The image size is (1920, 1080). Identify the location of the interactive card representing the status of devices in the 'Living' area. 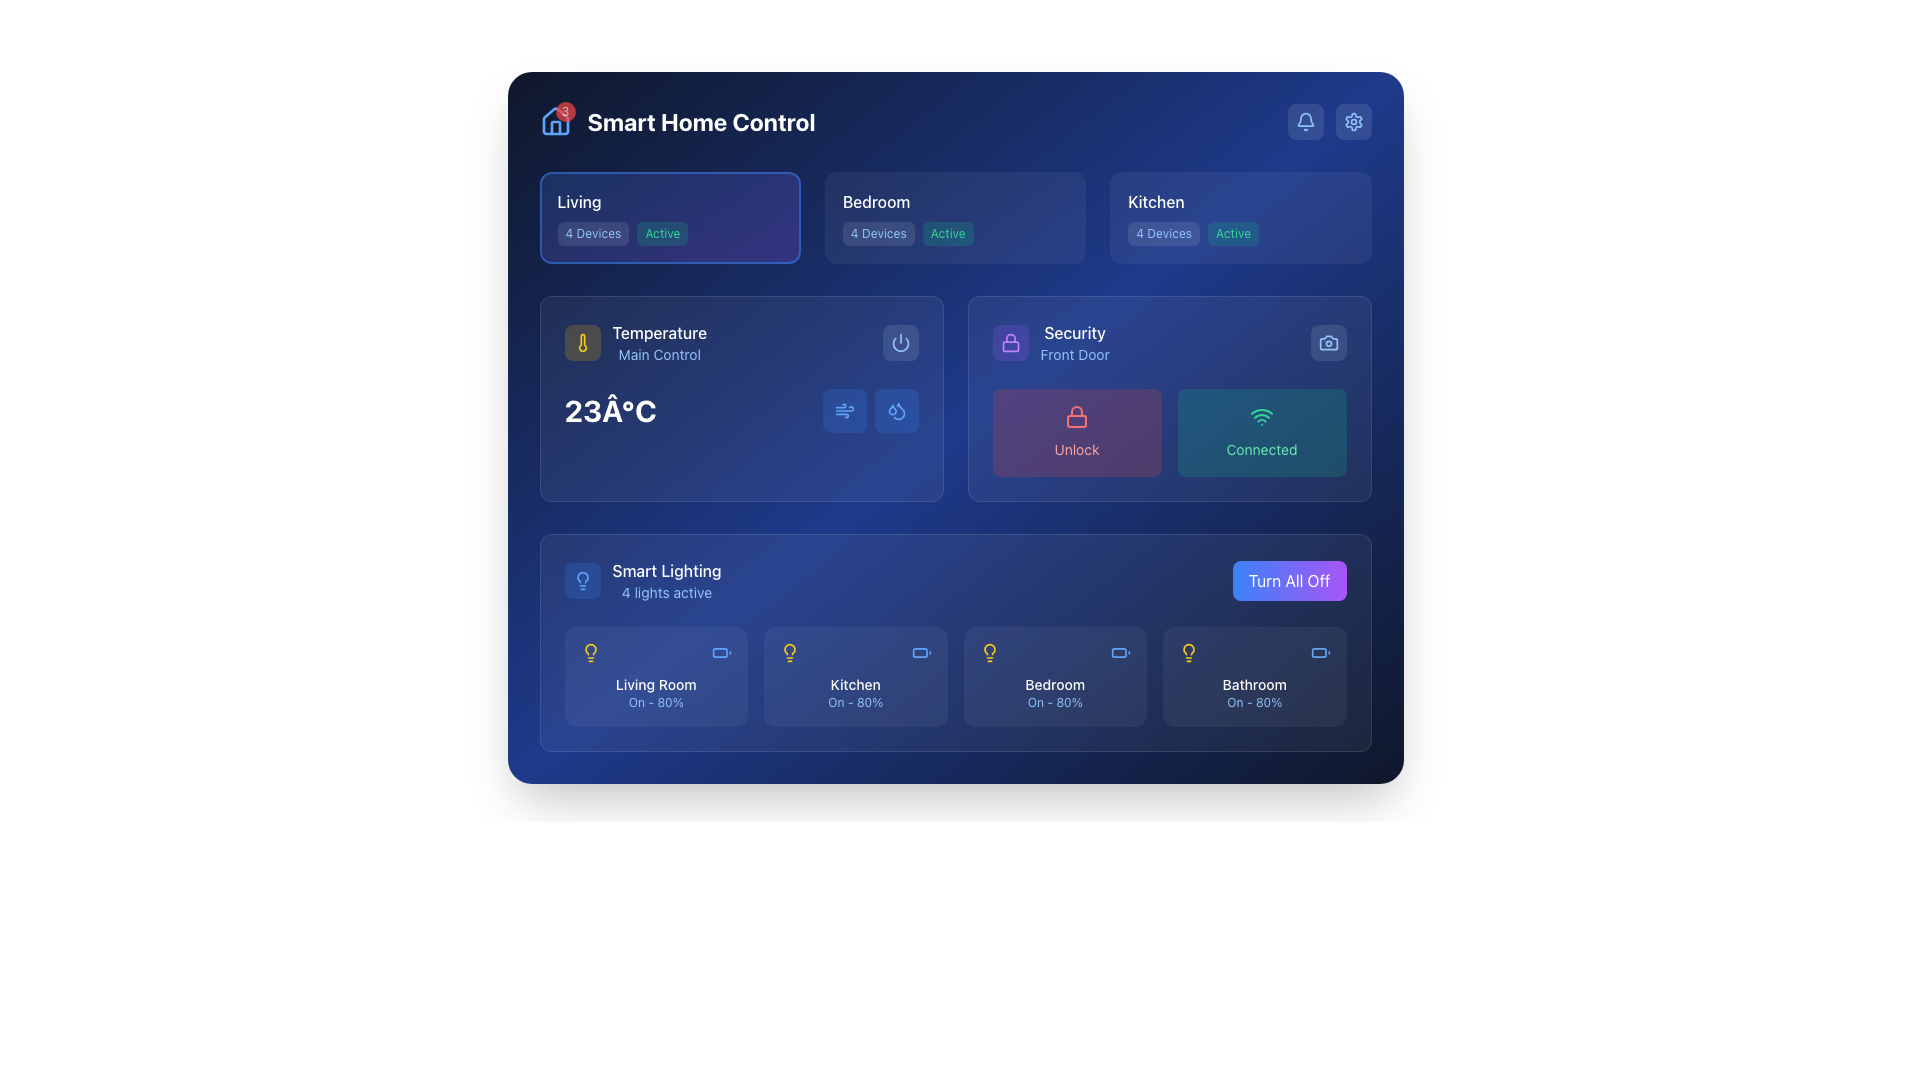
(670, 218).